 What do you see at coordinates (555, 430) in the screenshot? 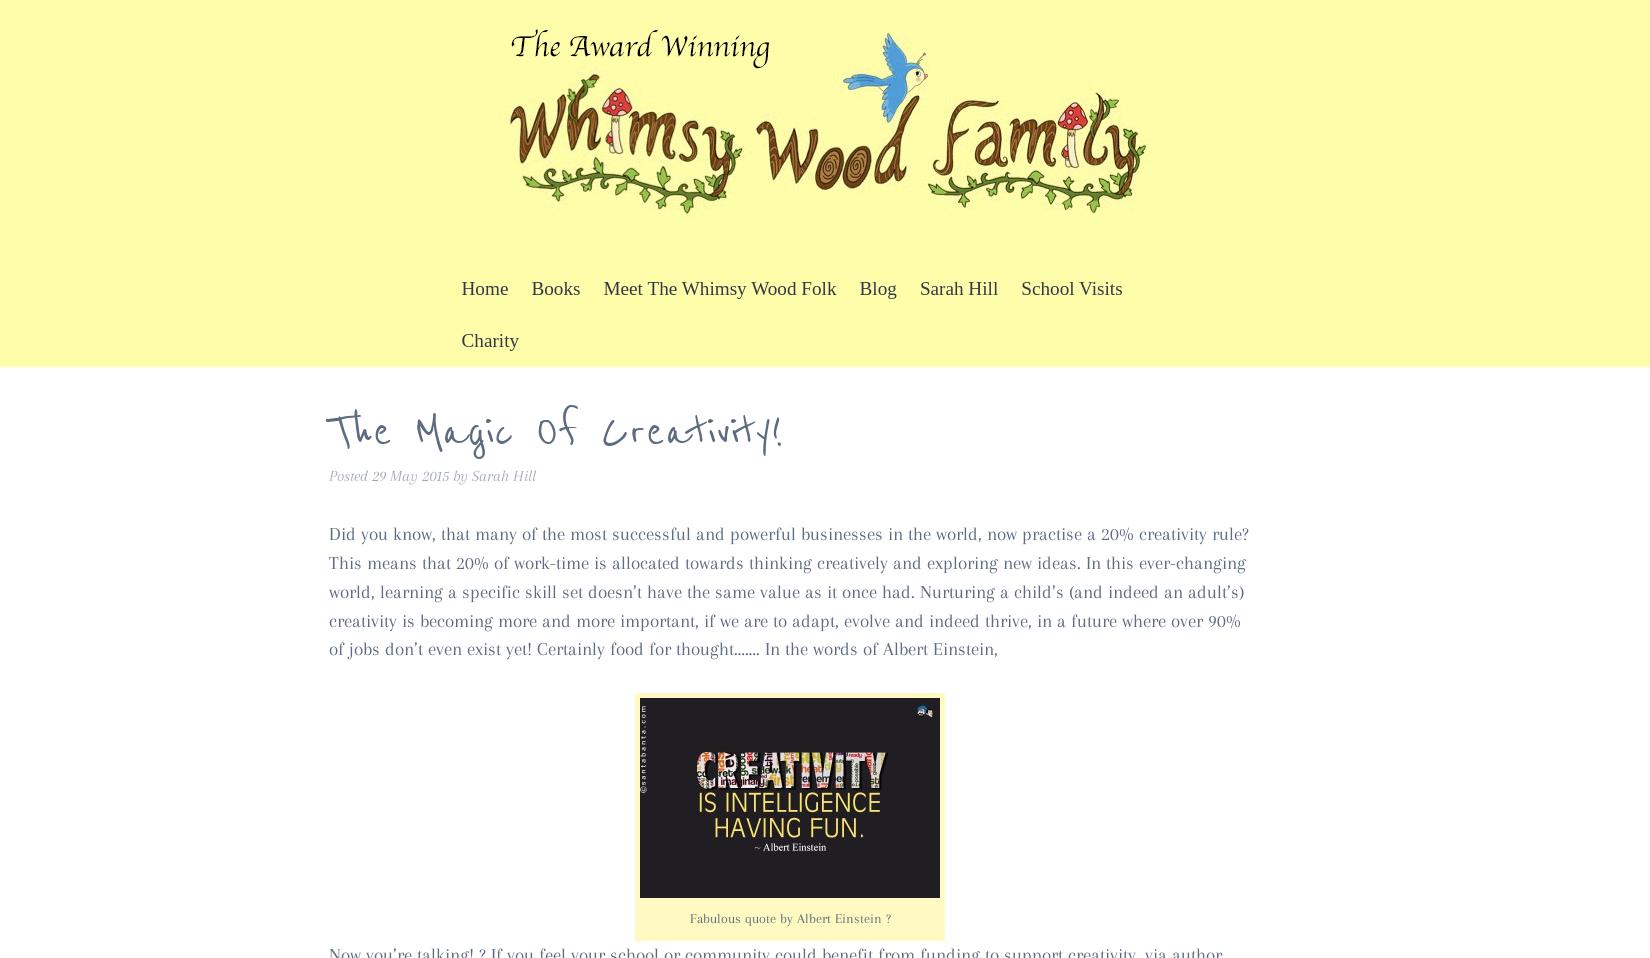
I see `'The Magic Of Creativity!'` at bounding box center [555, 430].